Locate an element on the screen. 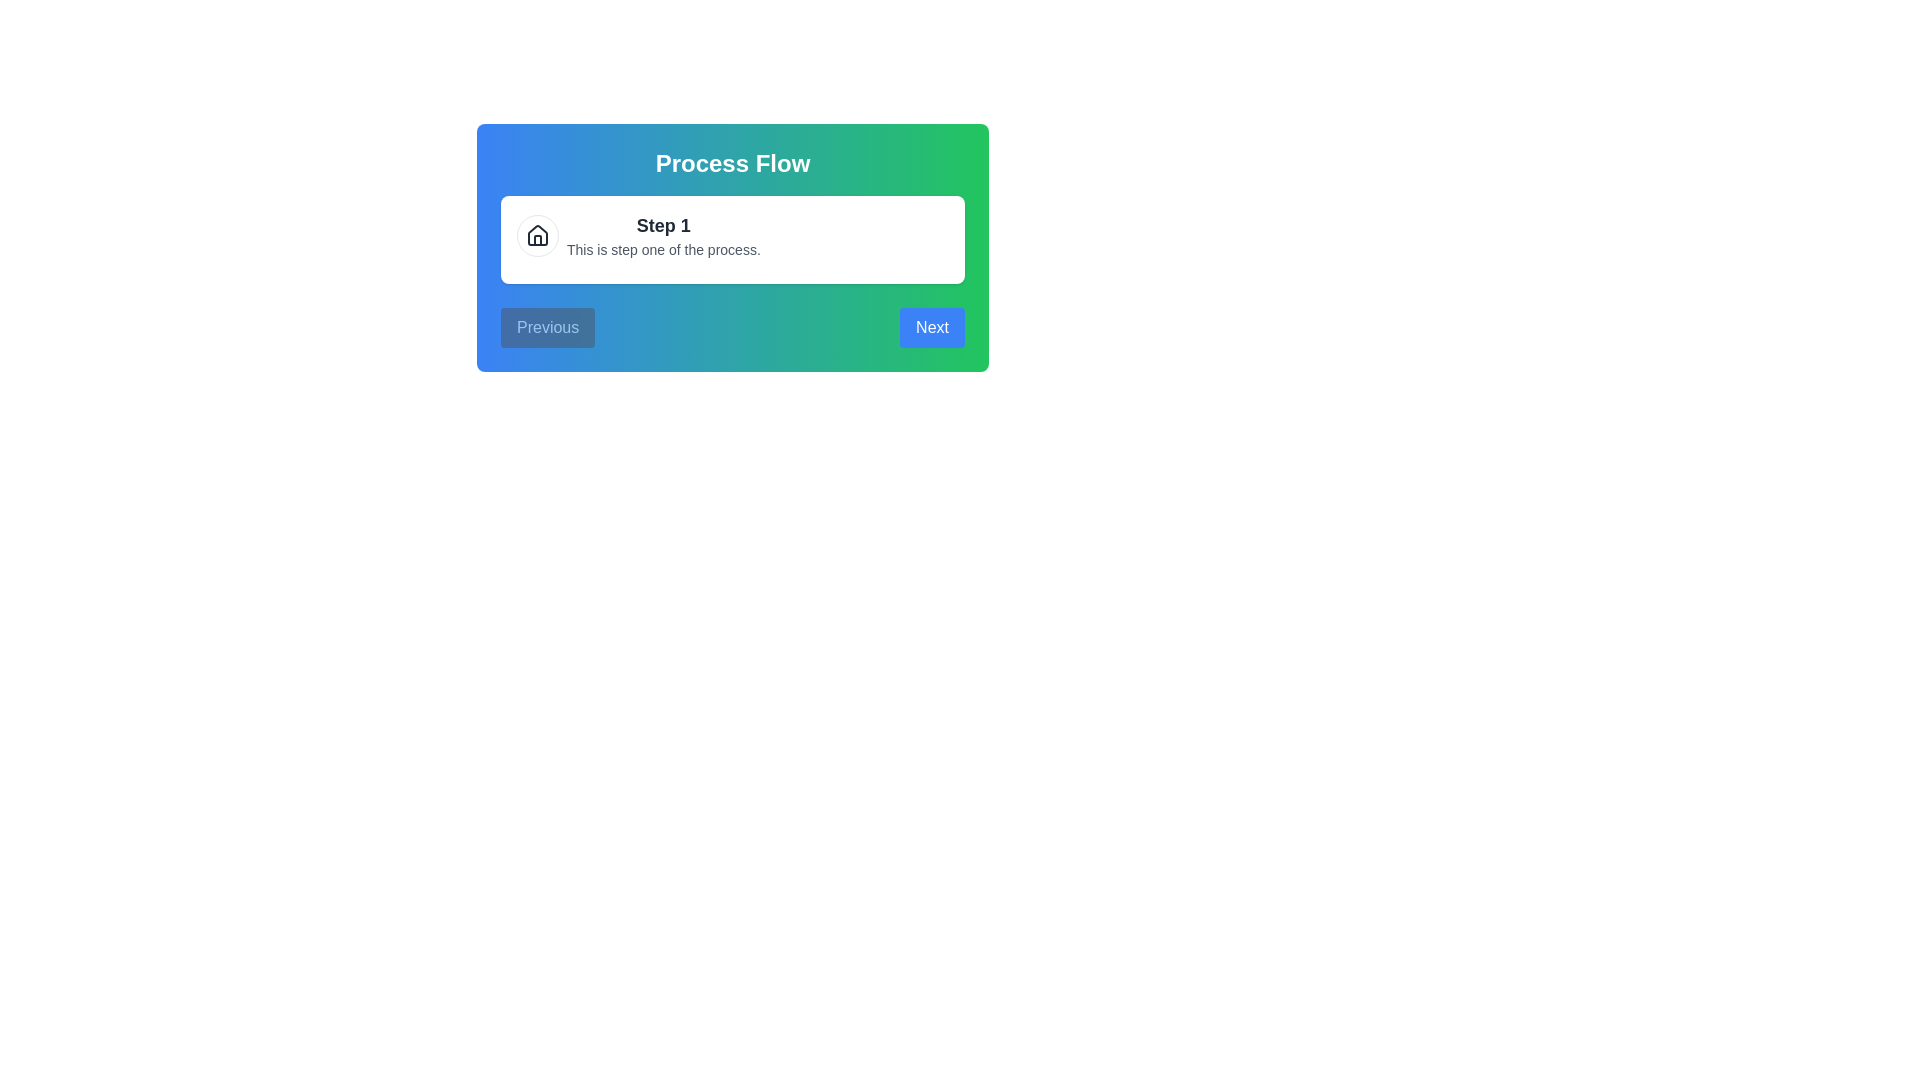 This screenshot has height=1080, width=1920. the central icon within the circular button that serves as a navigation action to return to the main page in the 'Step 1' section of the interface is located at coordinates (537, 234).